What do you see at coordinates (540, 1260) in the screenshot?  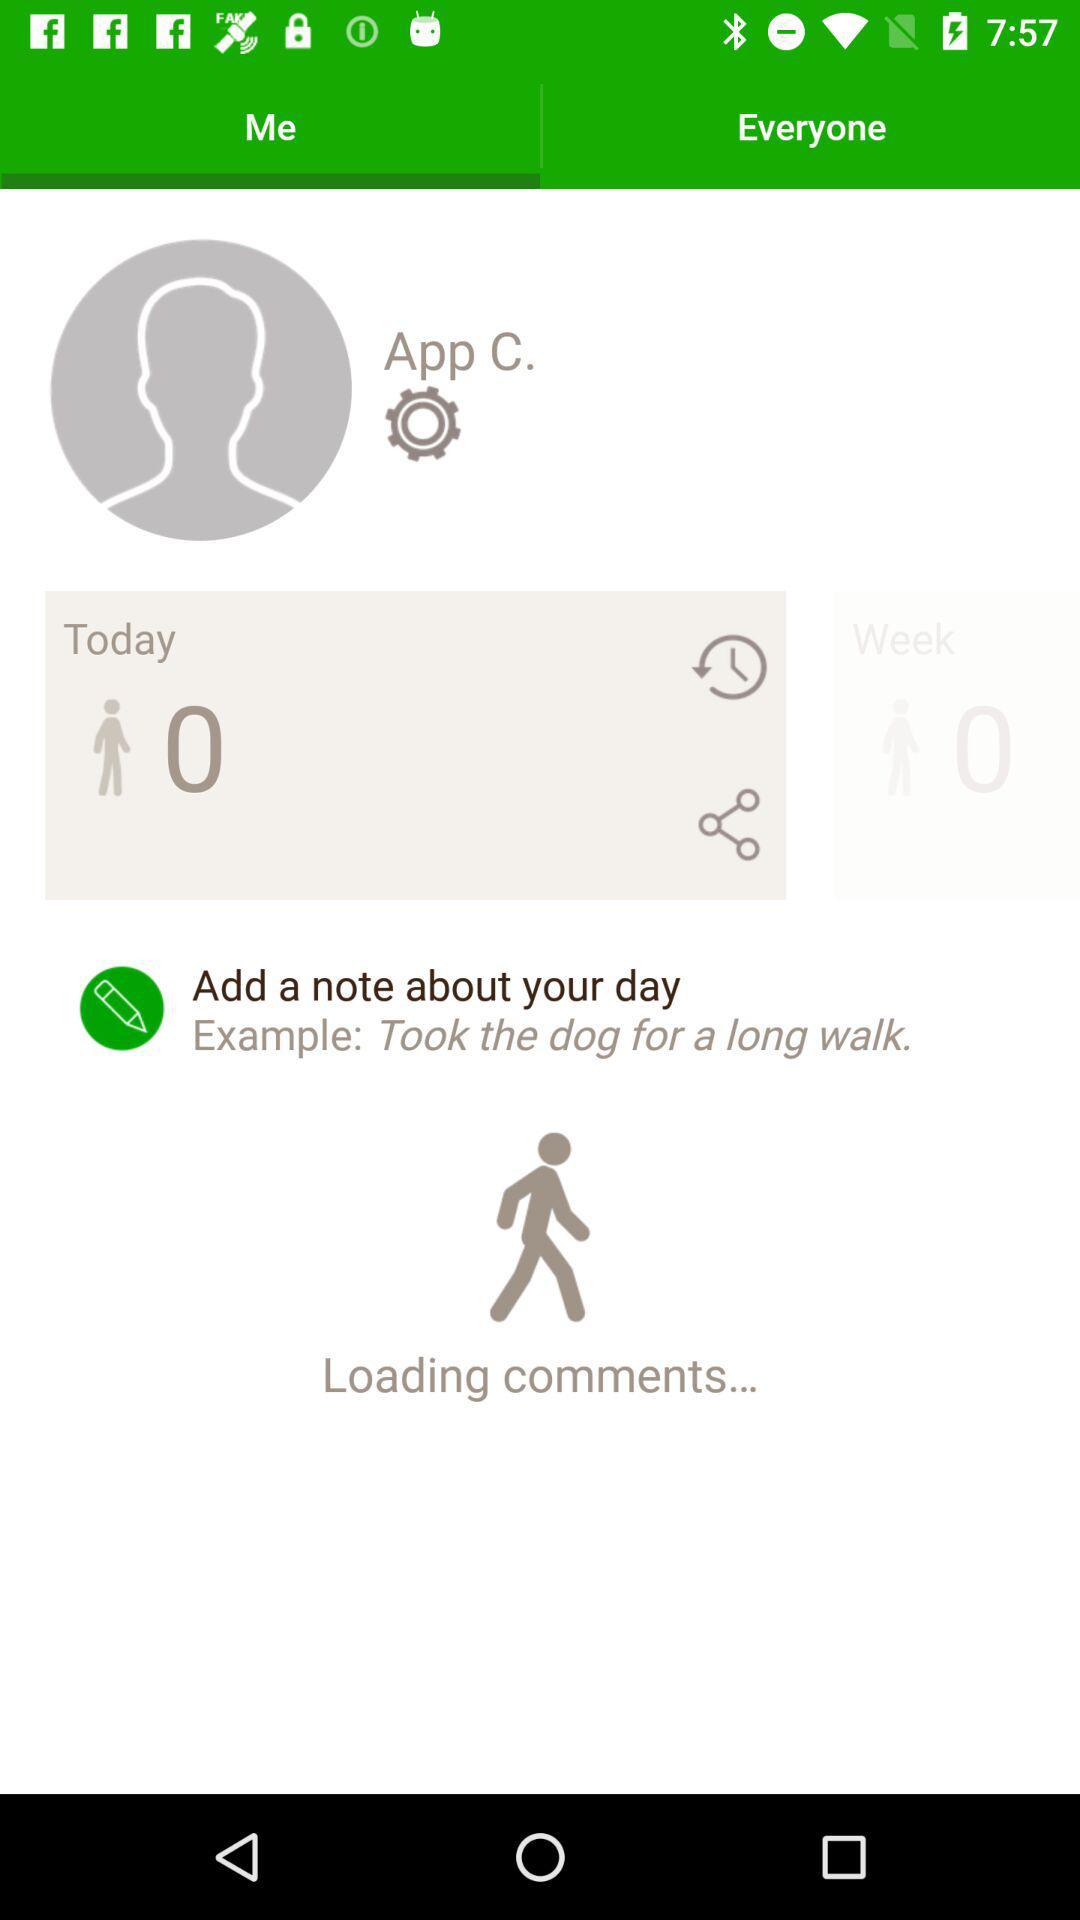 I see `icon below the add a note` at bounding box center [540, 1260].